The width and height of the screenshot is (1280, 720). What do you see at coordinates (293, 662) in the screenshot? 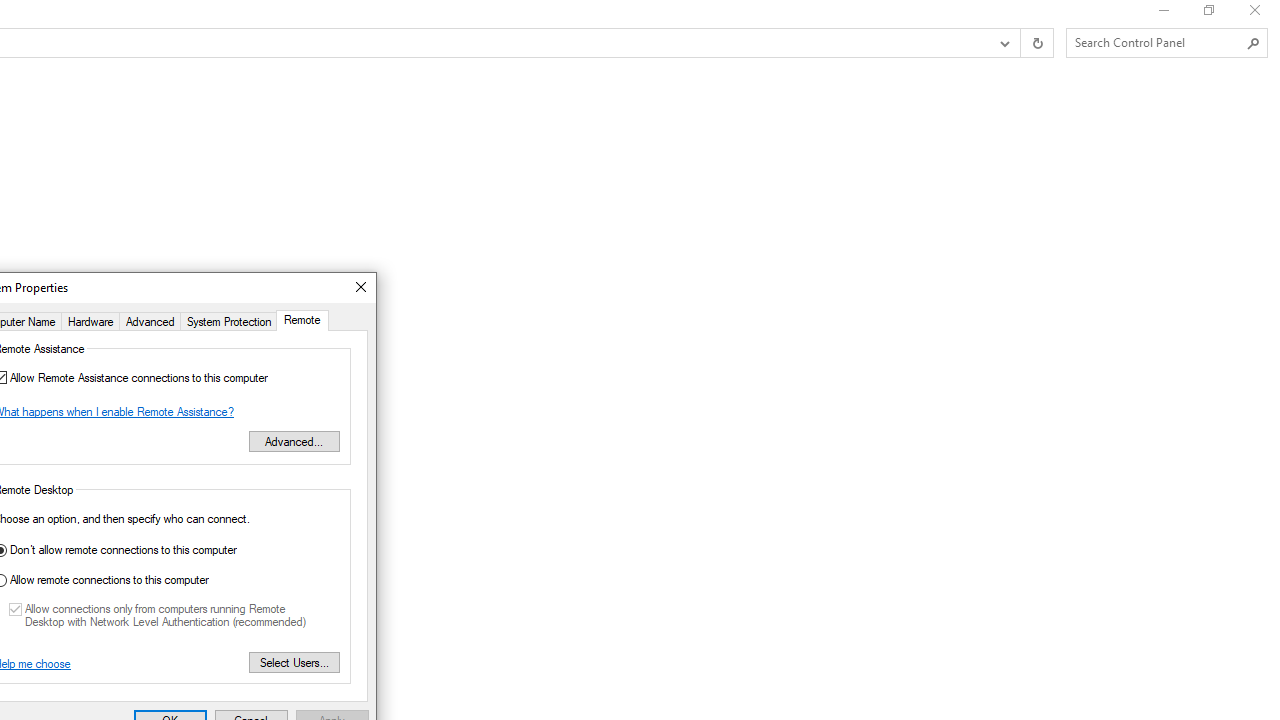
I see `'Select Users...'` at bounding box center [293, 662].